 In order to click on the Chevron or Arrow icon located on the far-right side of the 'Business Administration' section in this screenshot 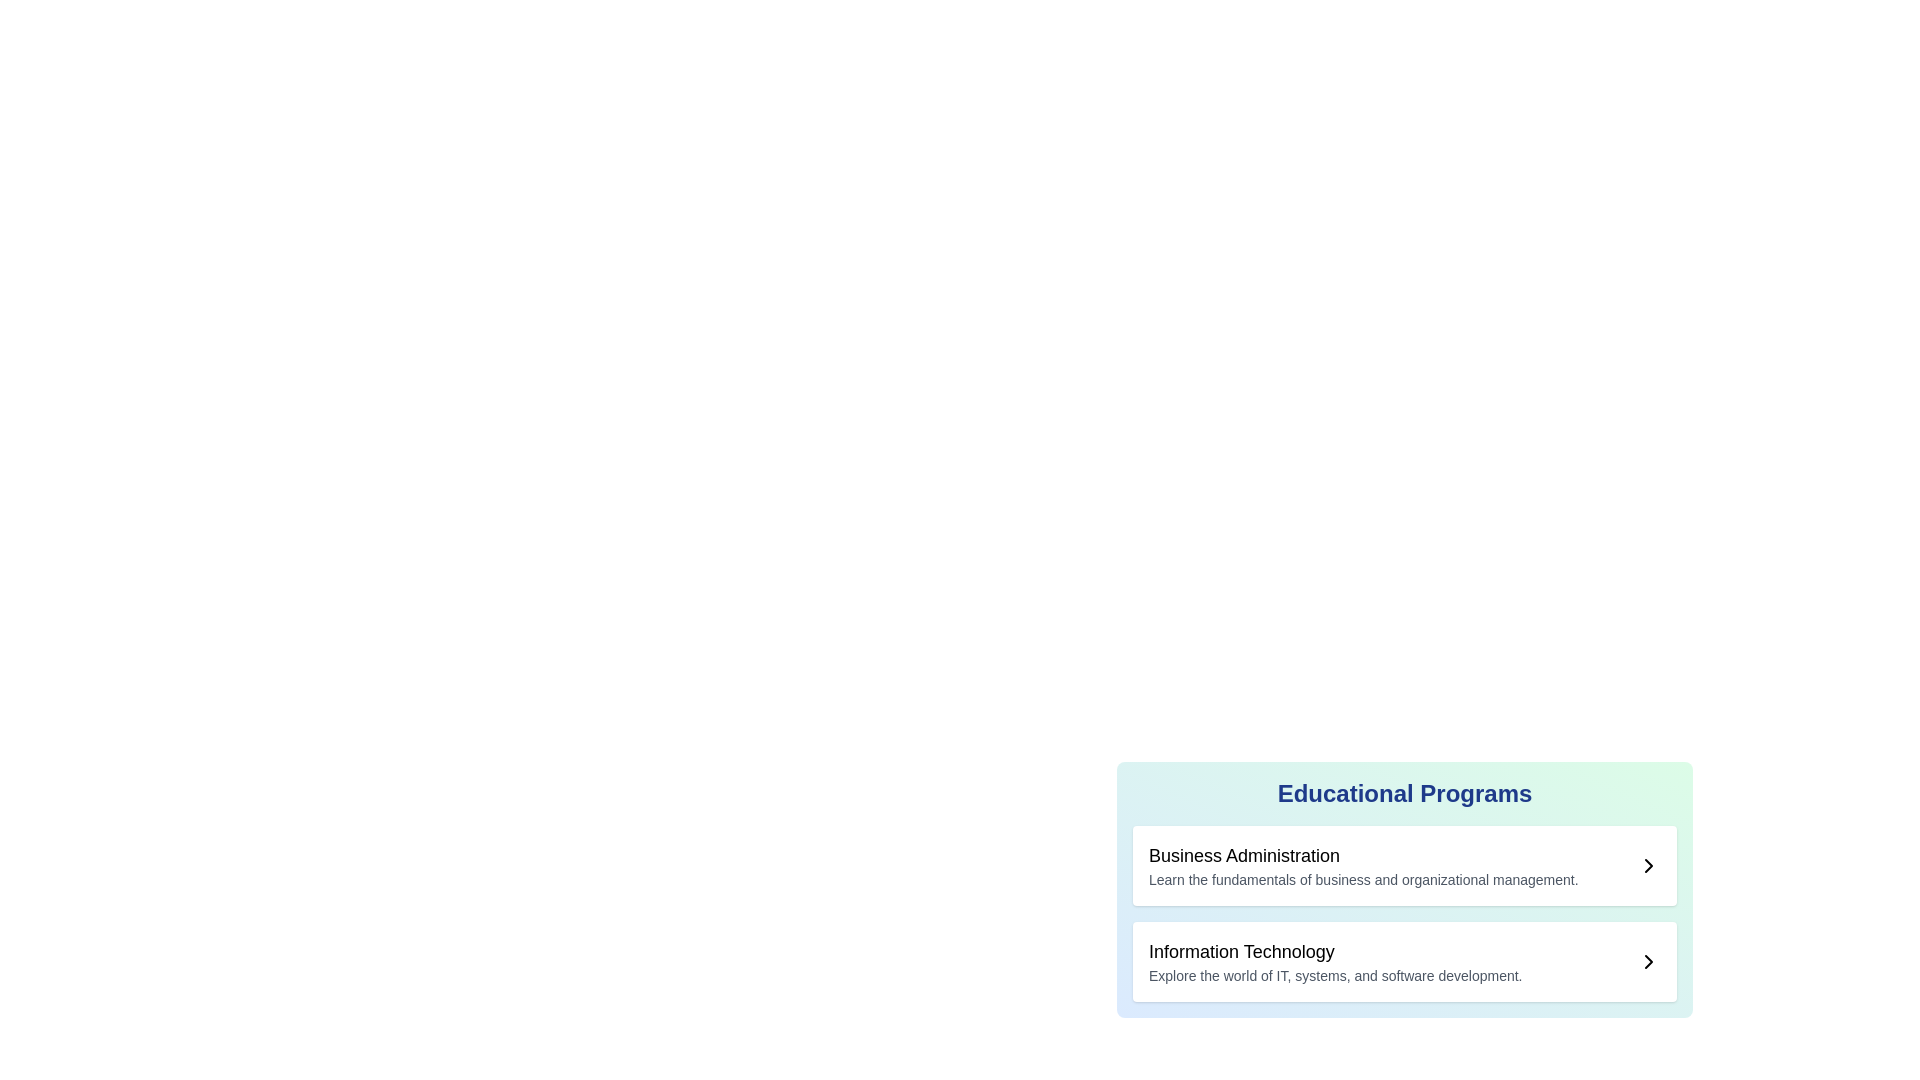, I will do `click(1649, 865)`.